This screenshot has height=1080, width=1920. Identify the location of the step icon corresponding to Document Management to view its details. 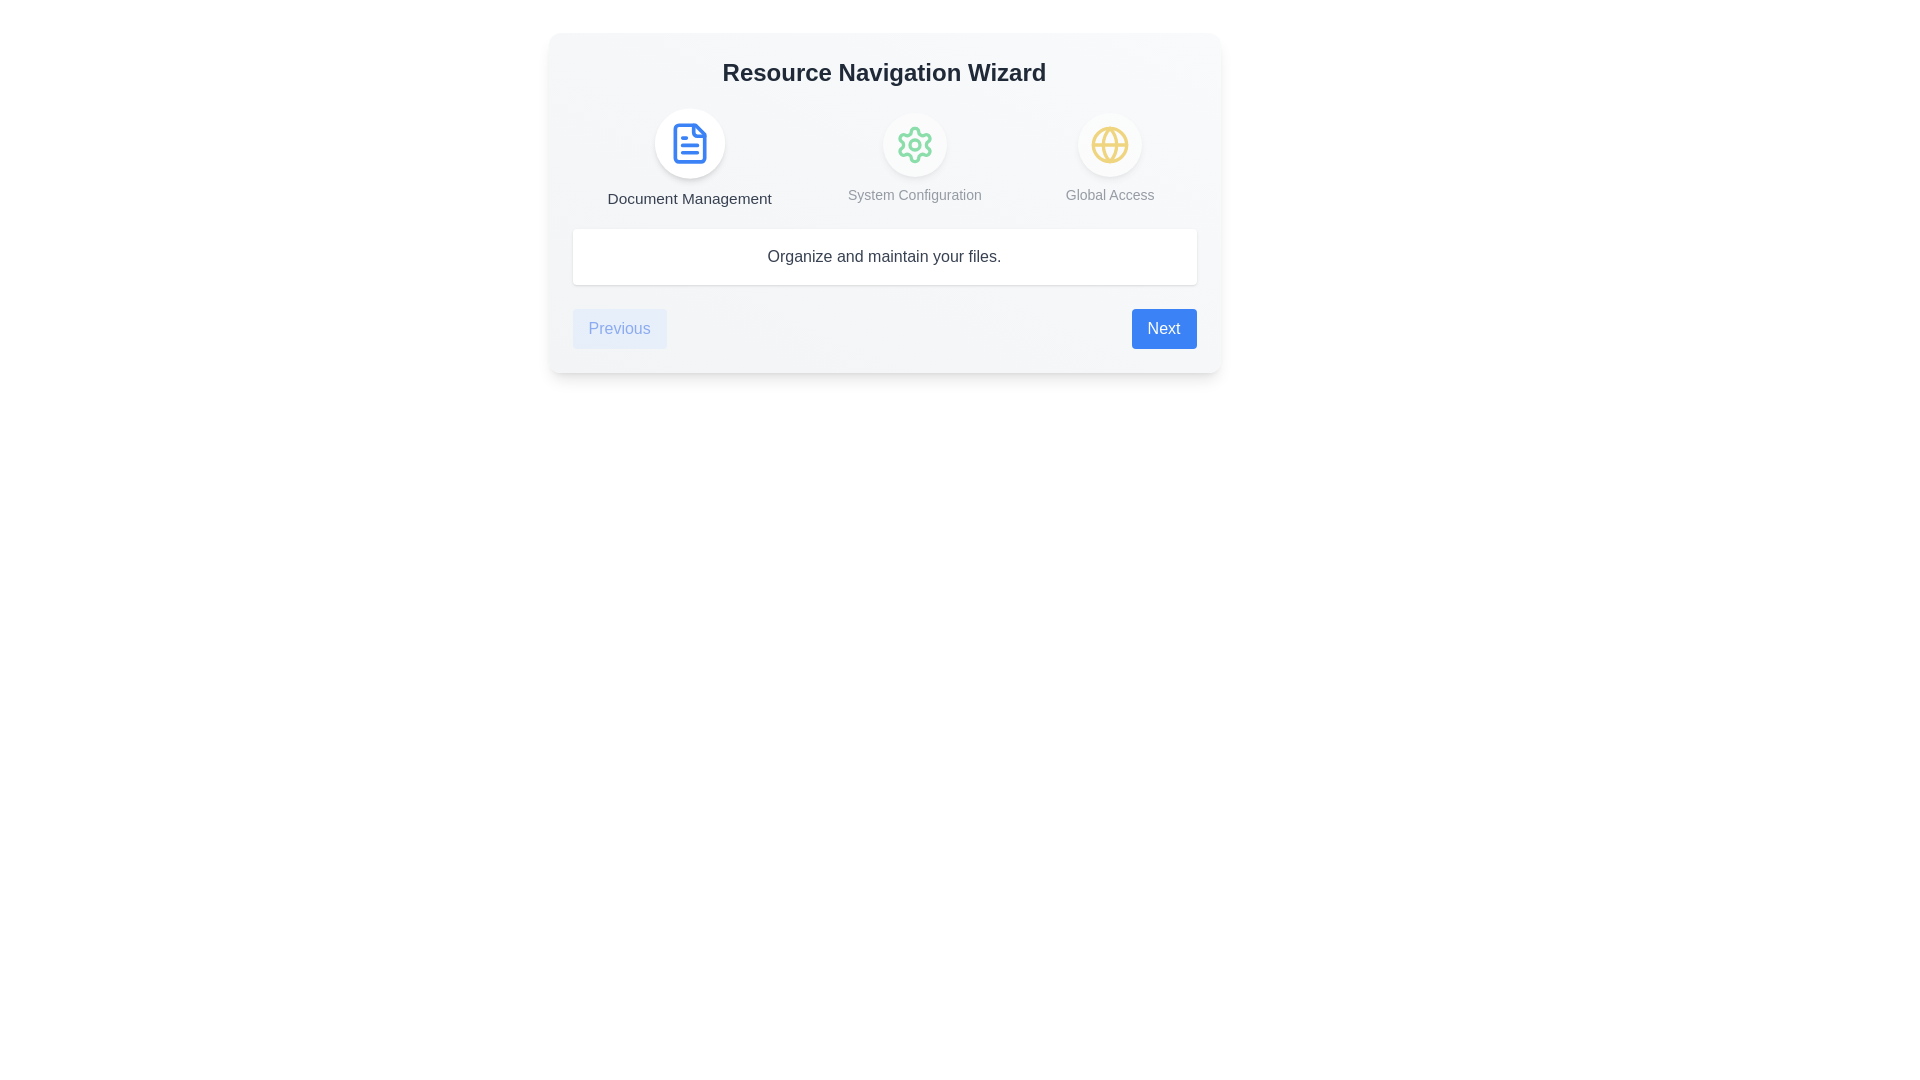
(689, 142).